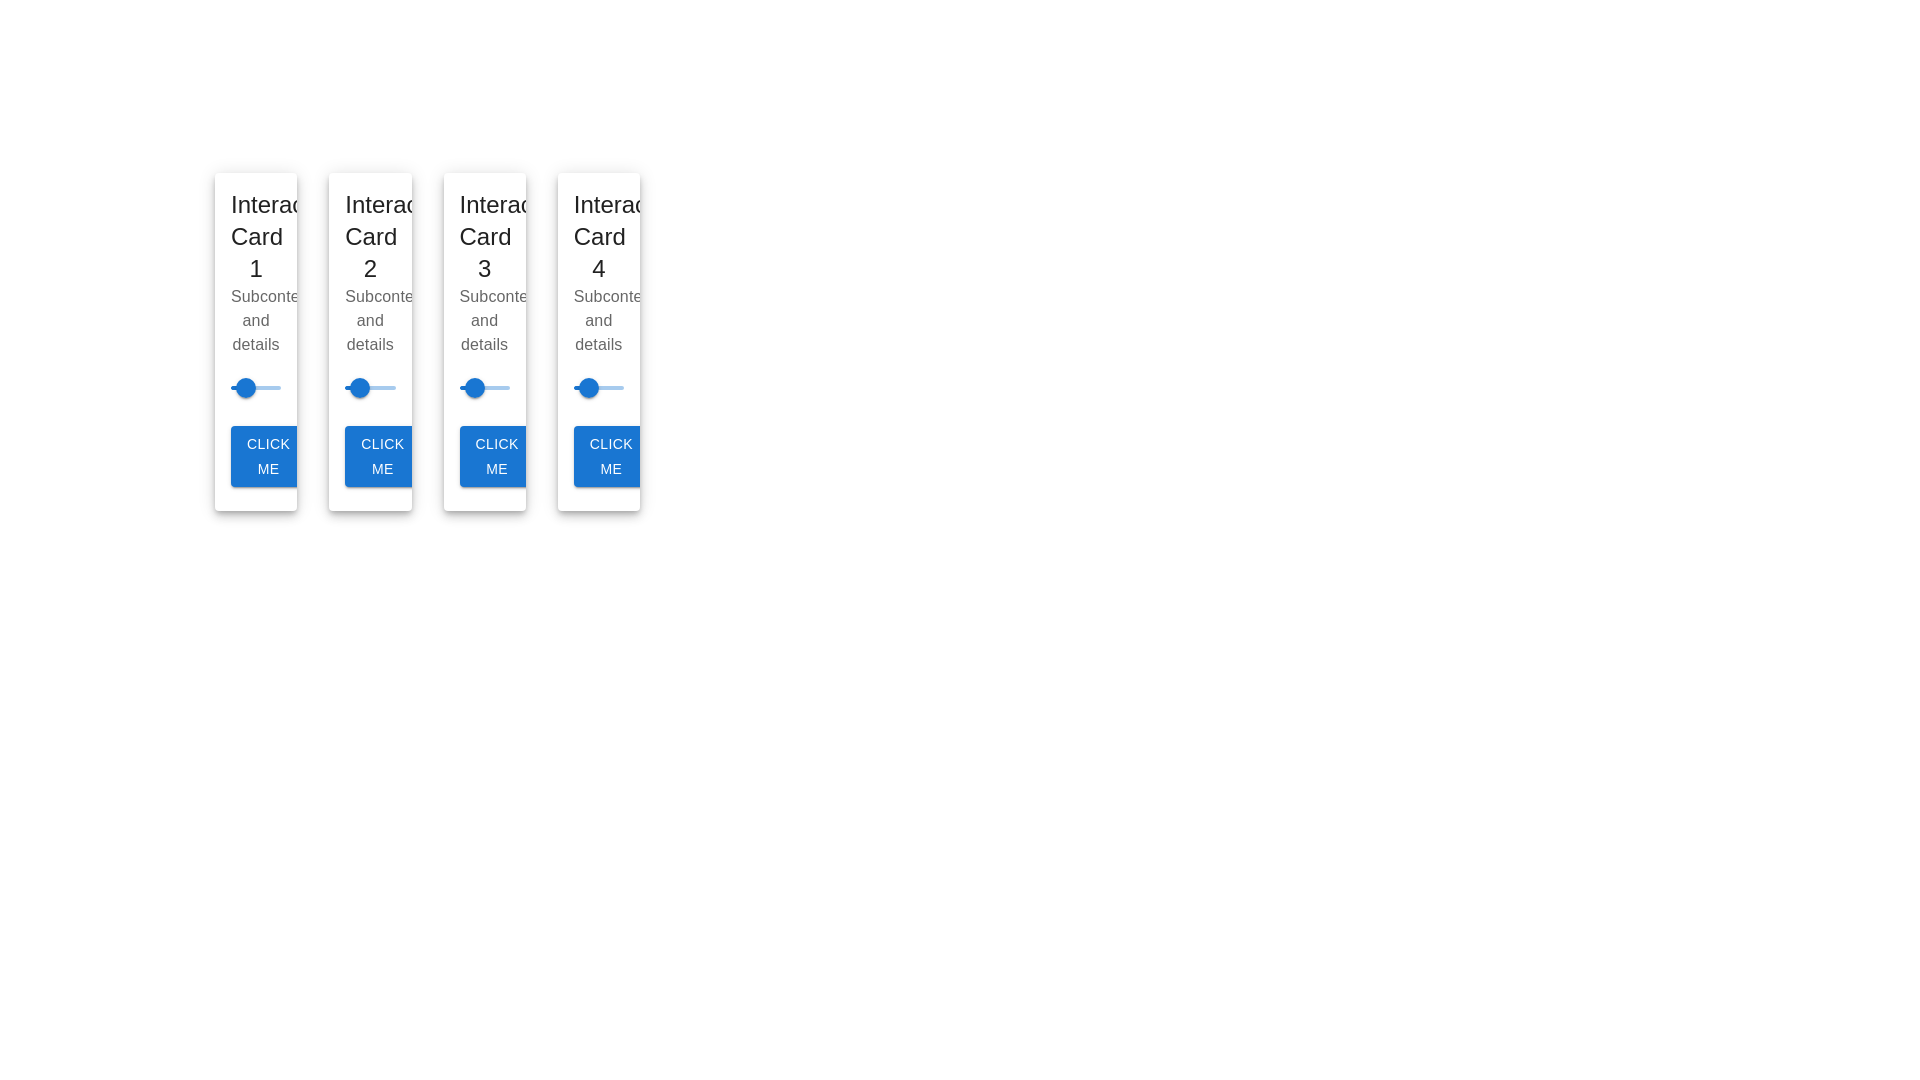 This screenshot has width=1920, height=1080. I want to click on the slider value, so click(425, 388).